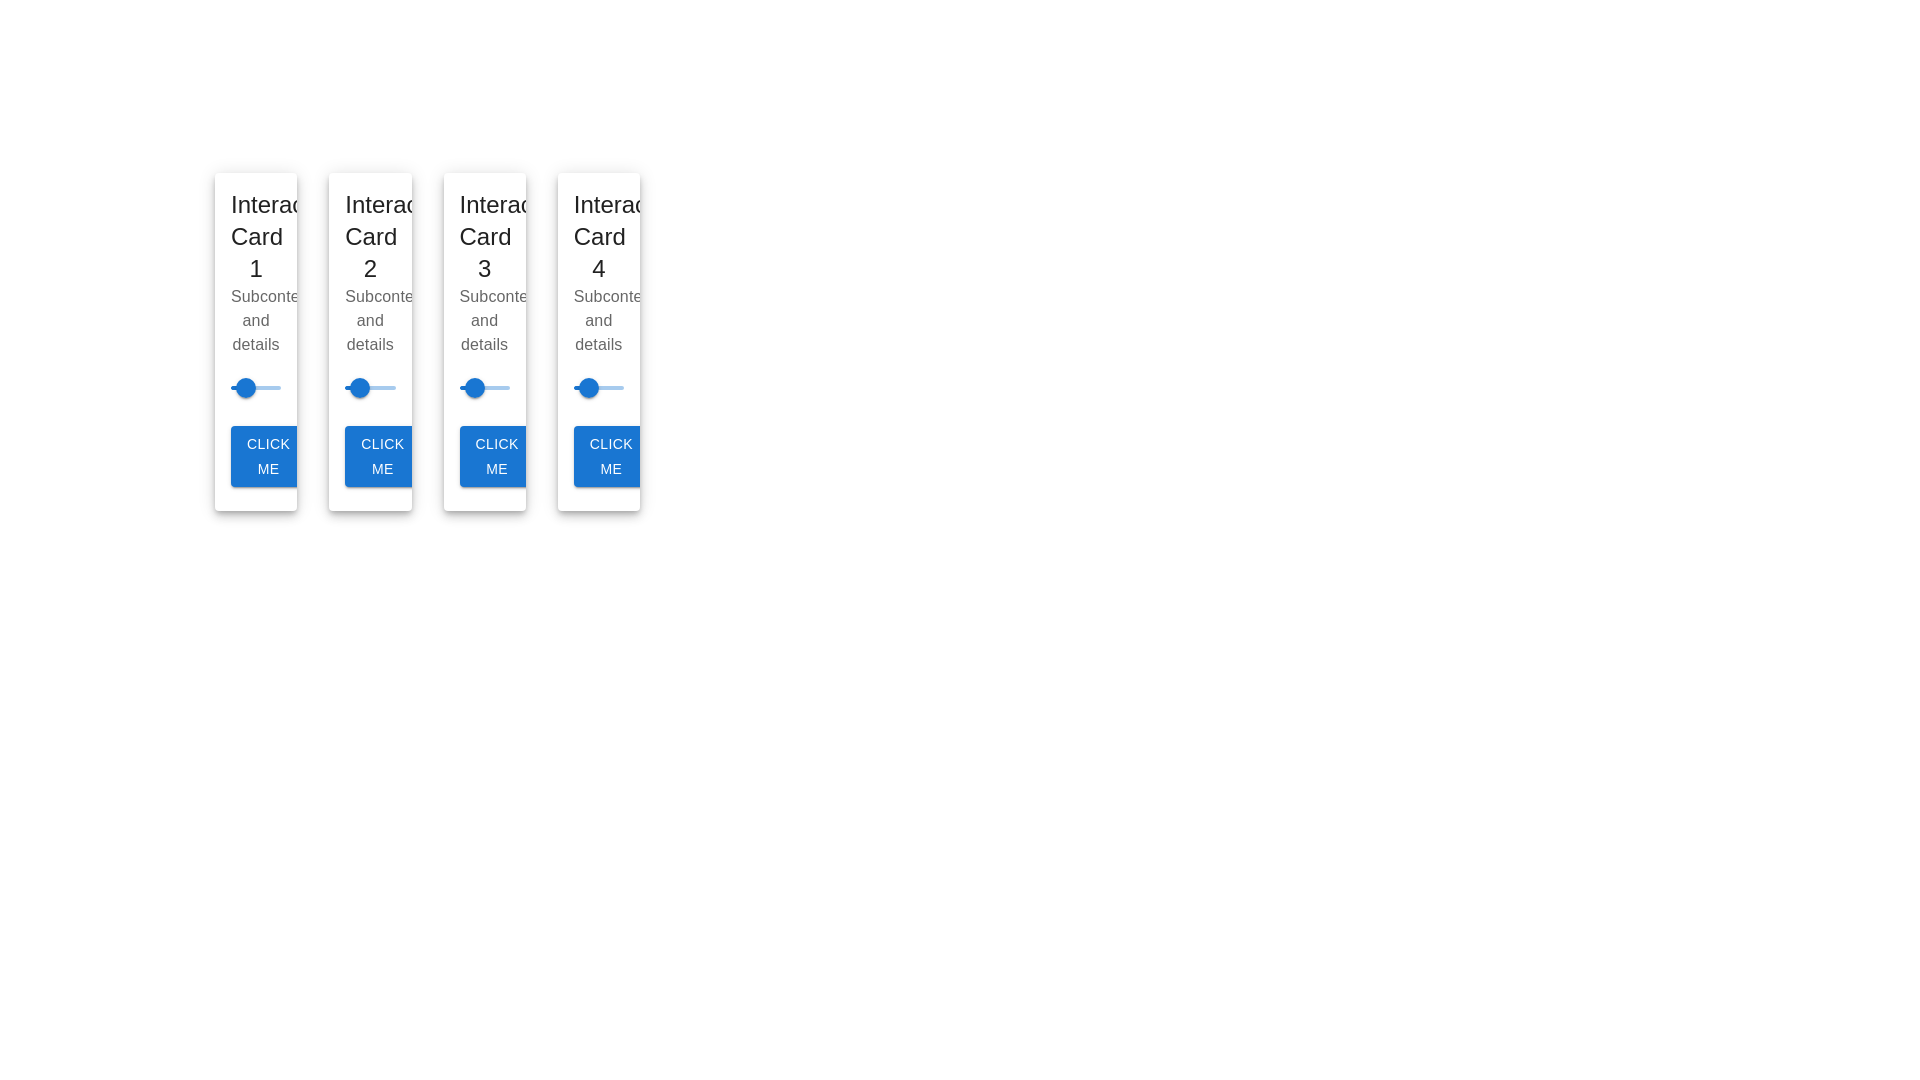 This screenshot has width=1920, height=1080. I want to click on the slider value, so click(425, 388).